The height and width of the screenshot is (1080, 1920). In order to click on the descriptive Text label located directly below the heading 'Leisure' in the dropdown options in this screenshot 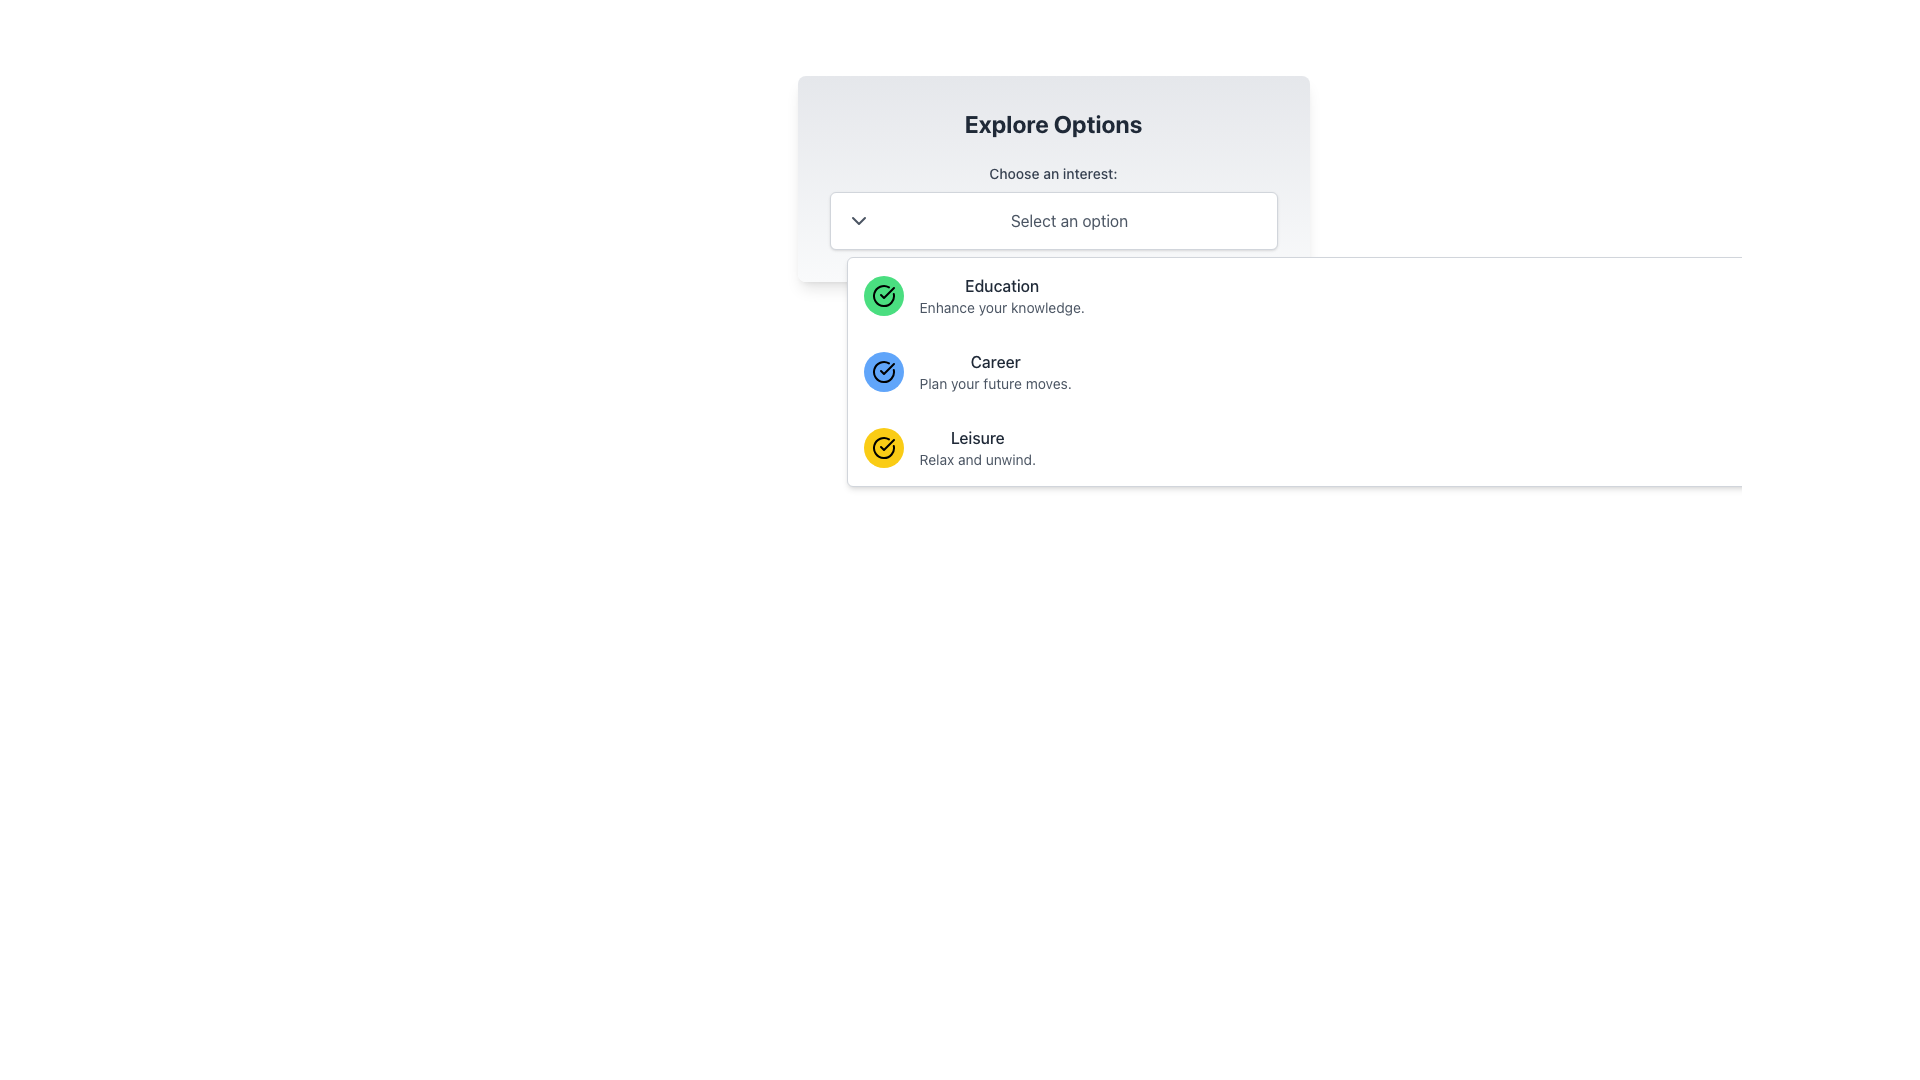, I will do `click(977, 459)`.